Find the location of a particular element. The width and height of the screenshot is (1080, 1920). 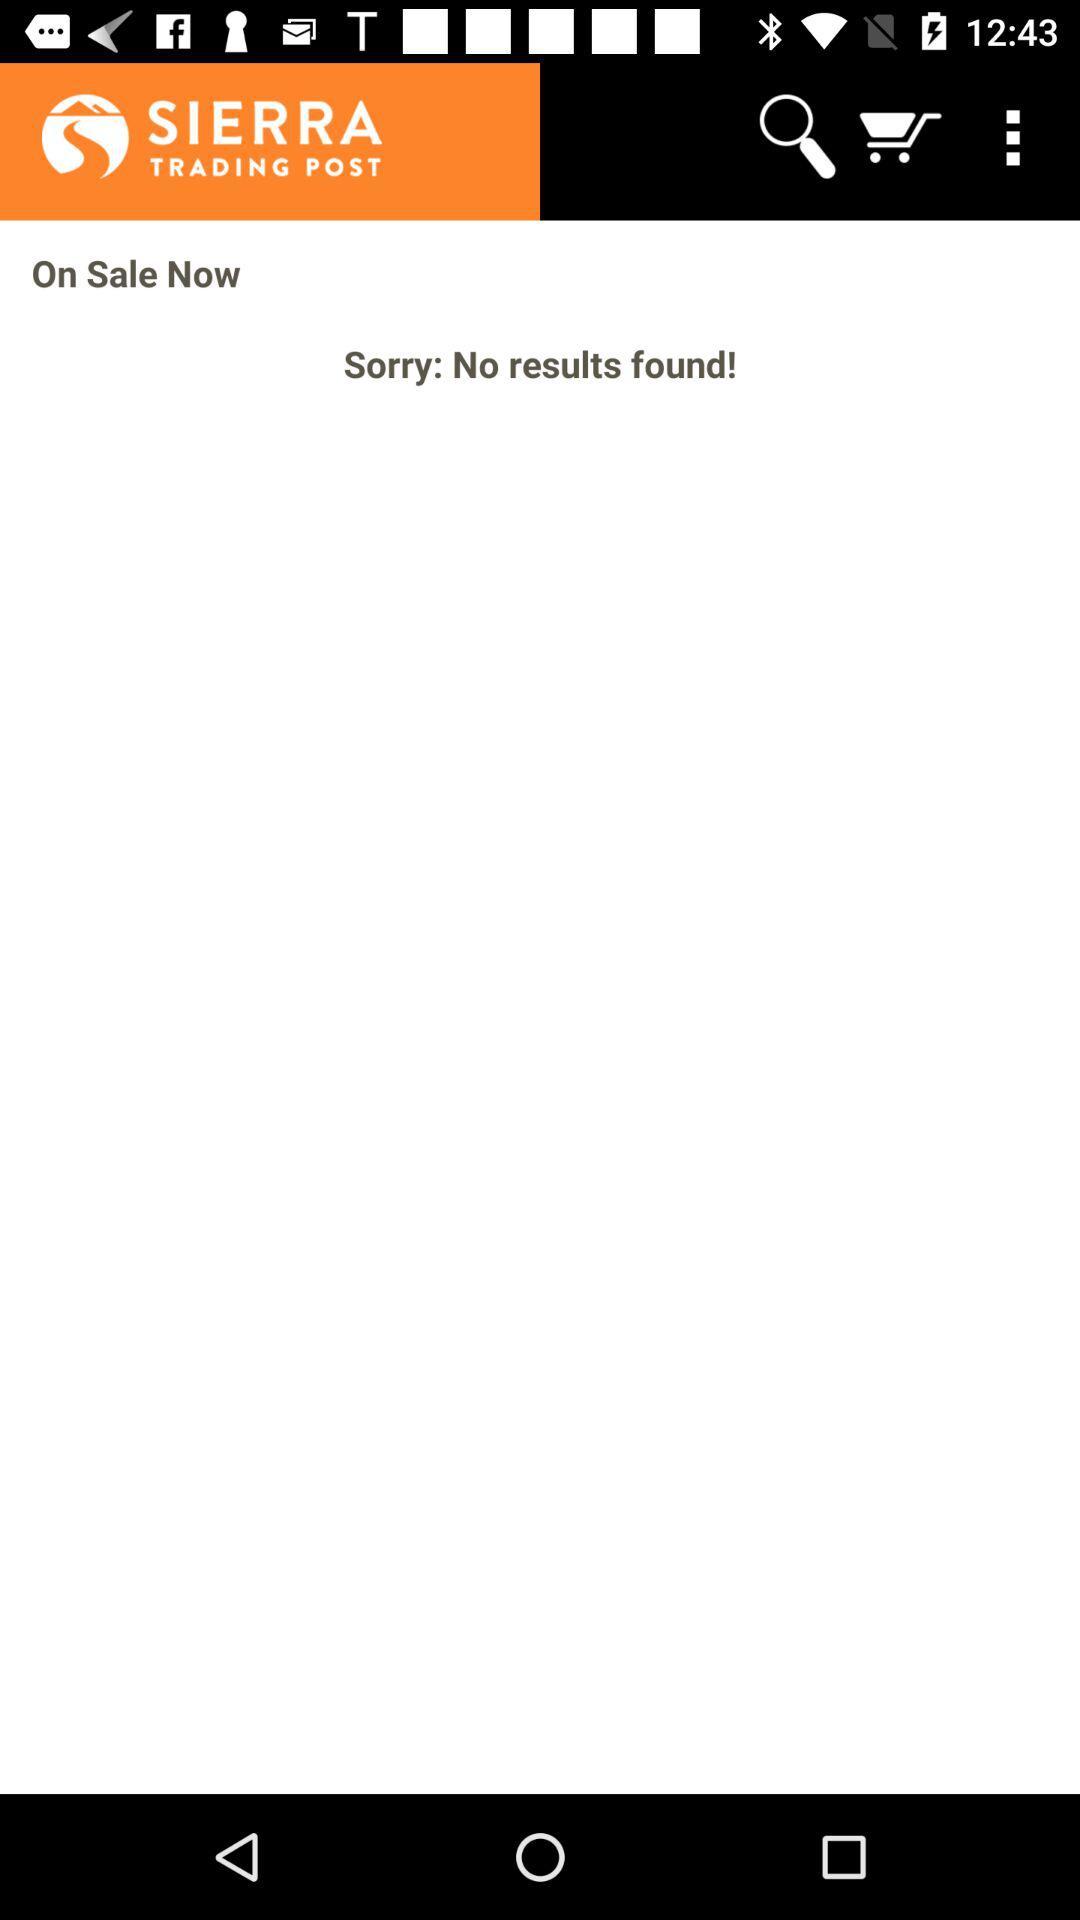

app above on sale now icon is located at coordinates (901, 135).